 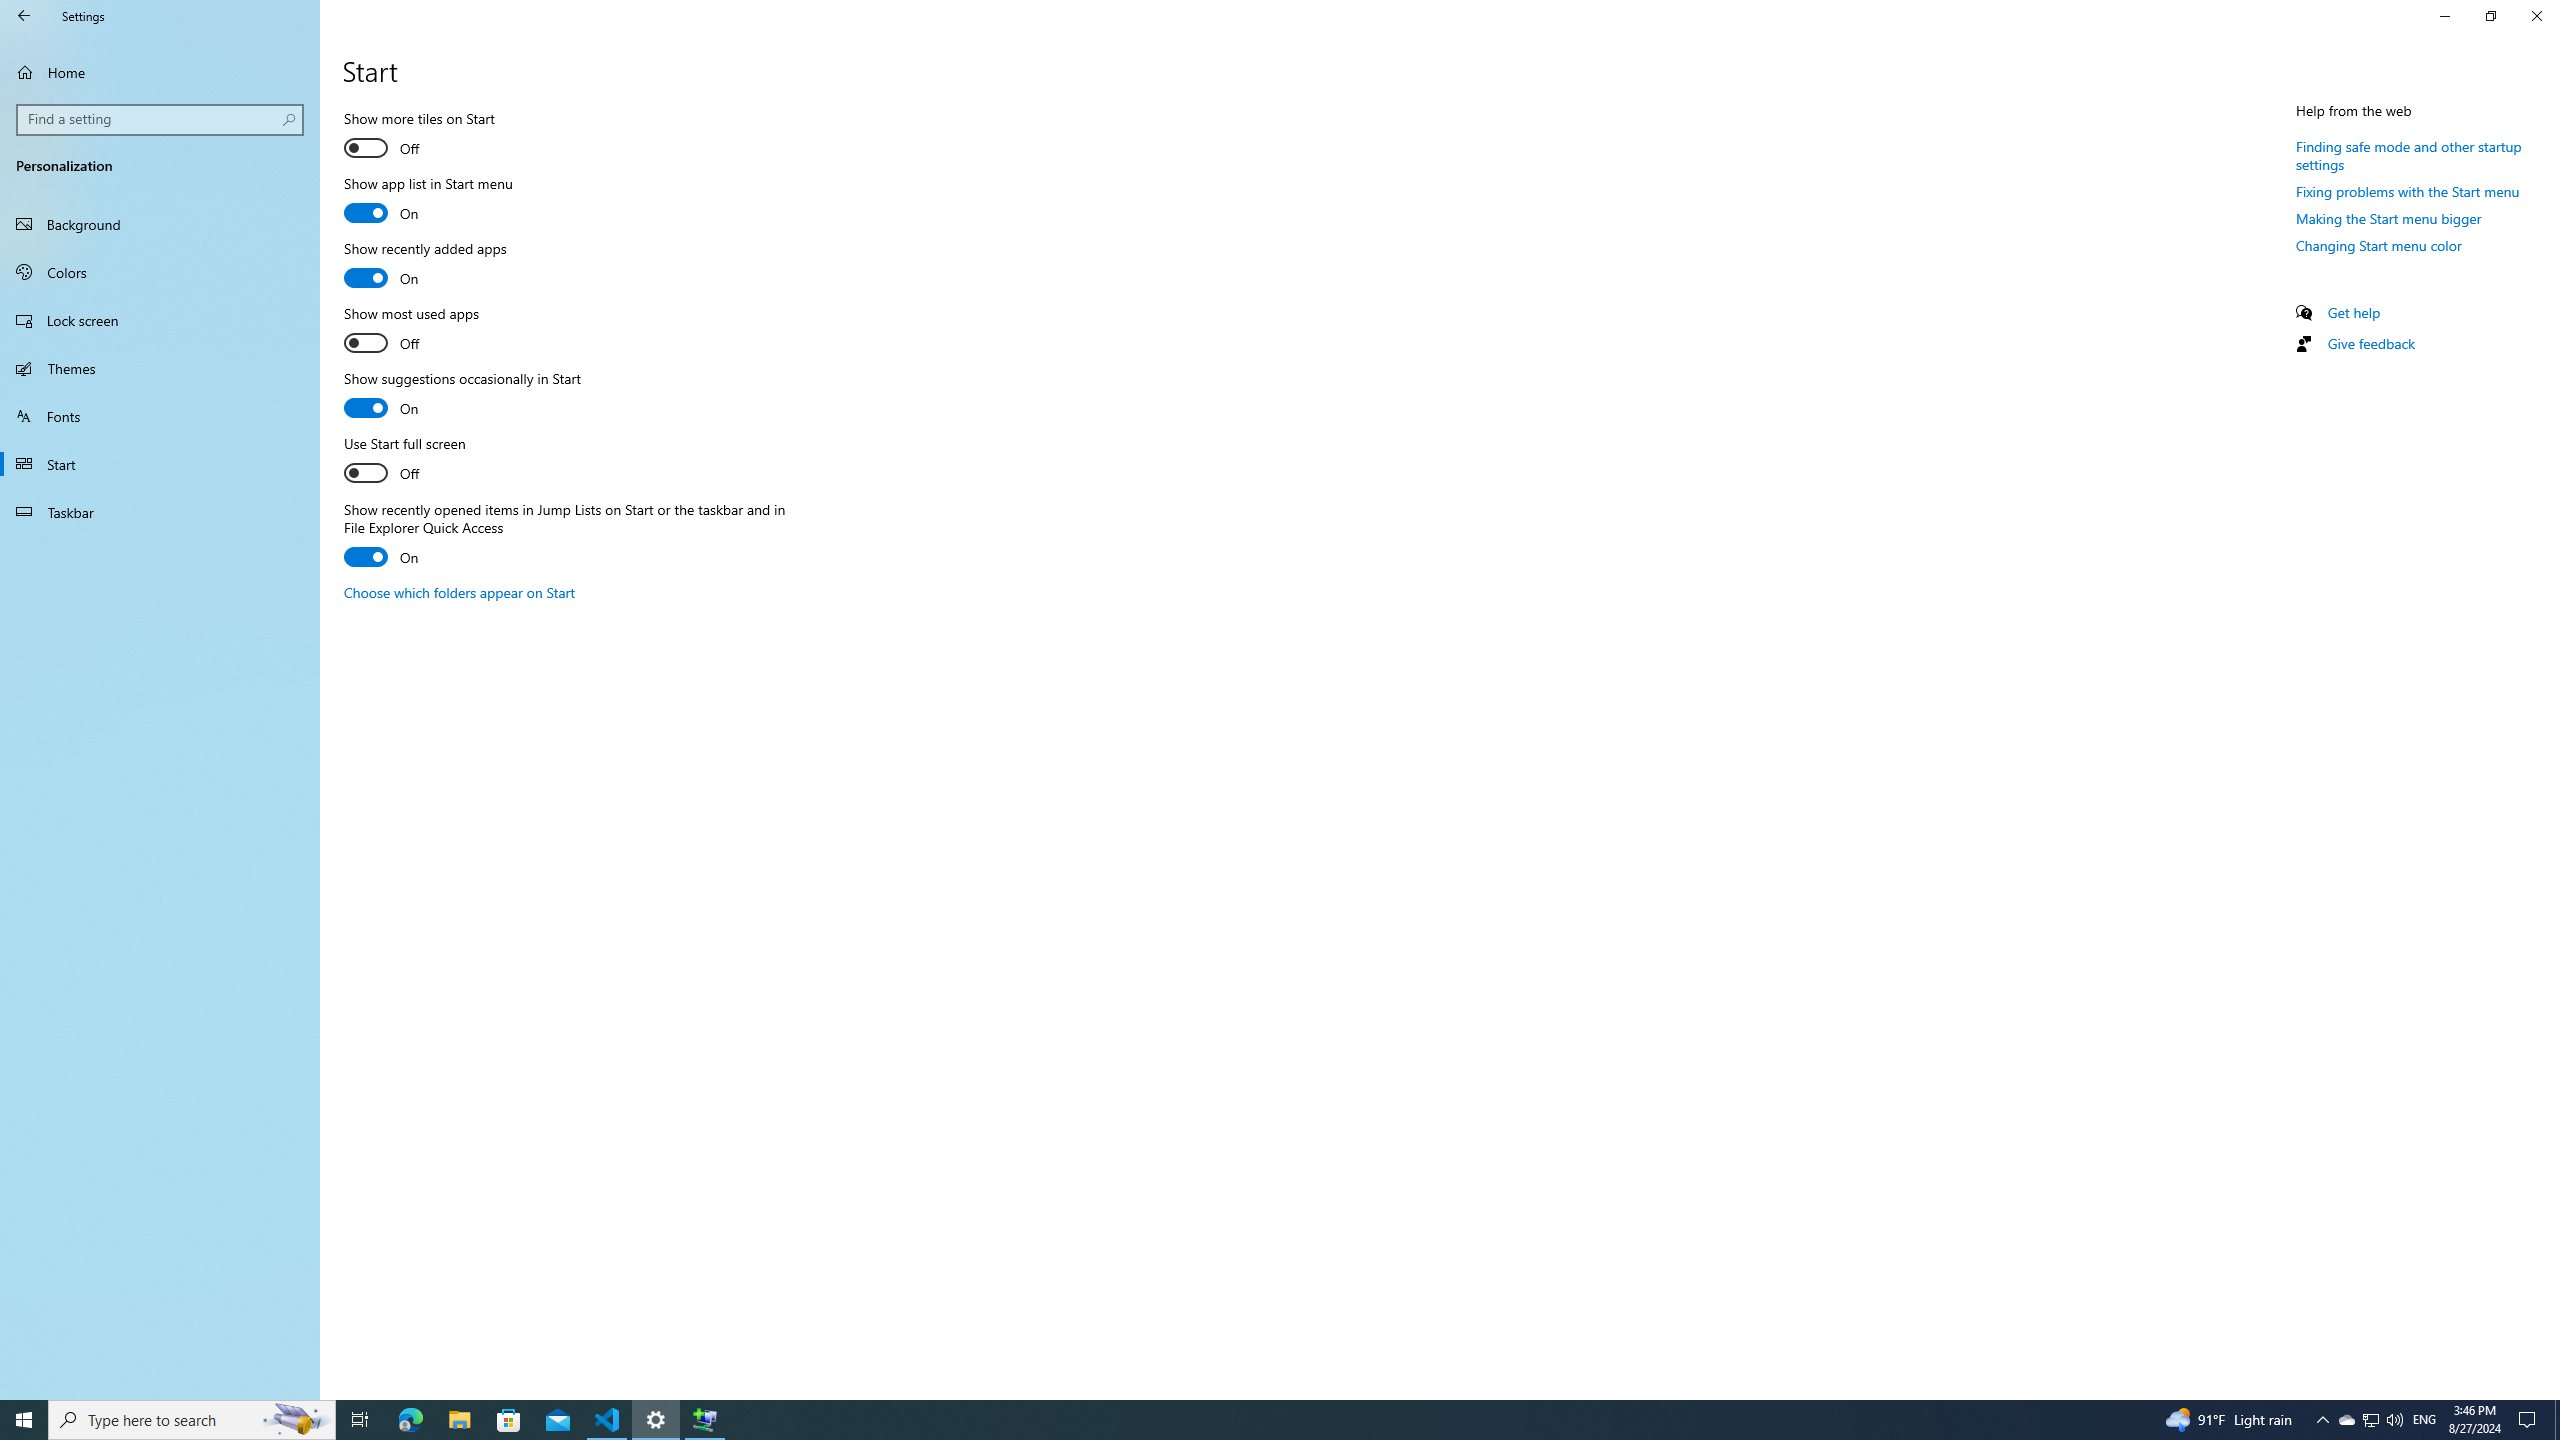 I want to click on 'Back', so click(x=24, y=15).